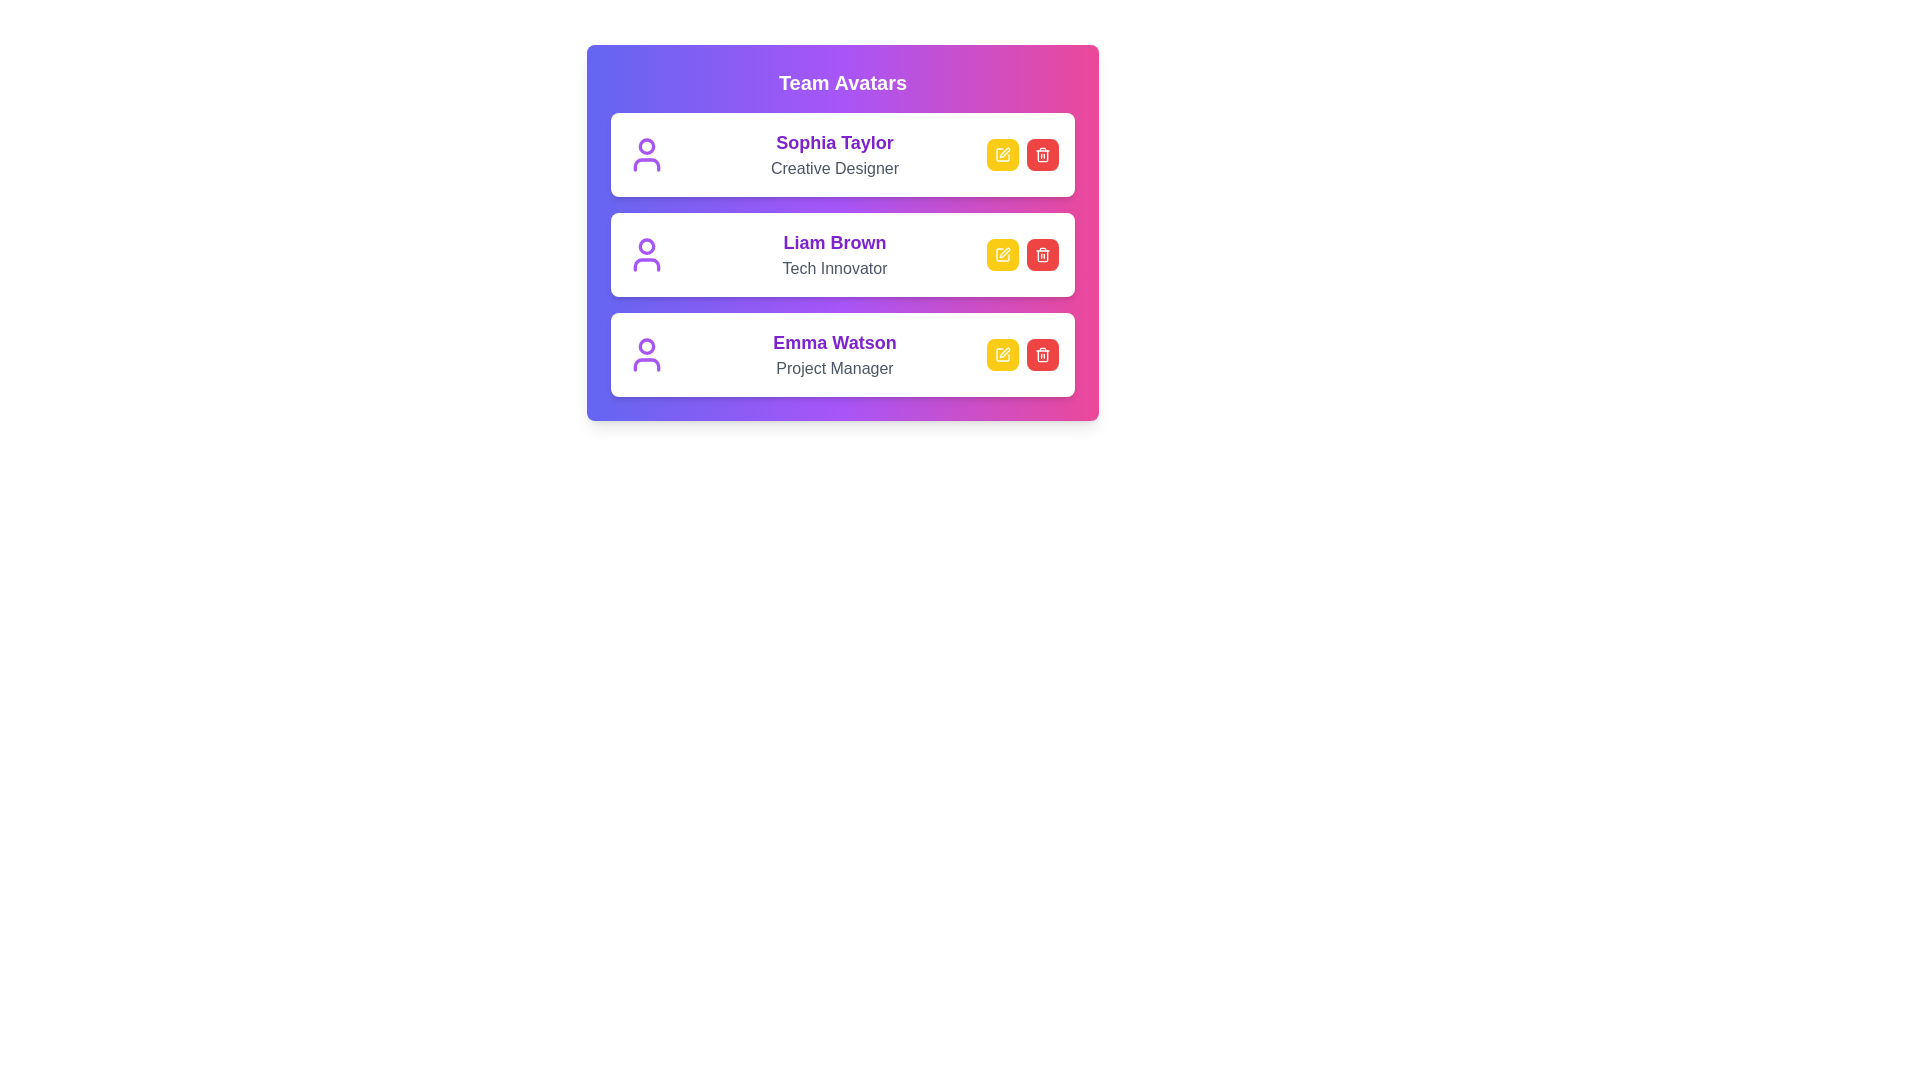  I want to click on the delete button (trash bin icon) located within the red circular action button on the right side of the row for 'Liam Brown', so click(1041, 253).